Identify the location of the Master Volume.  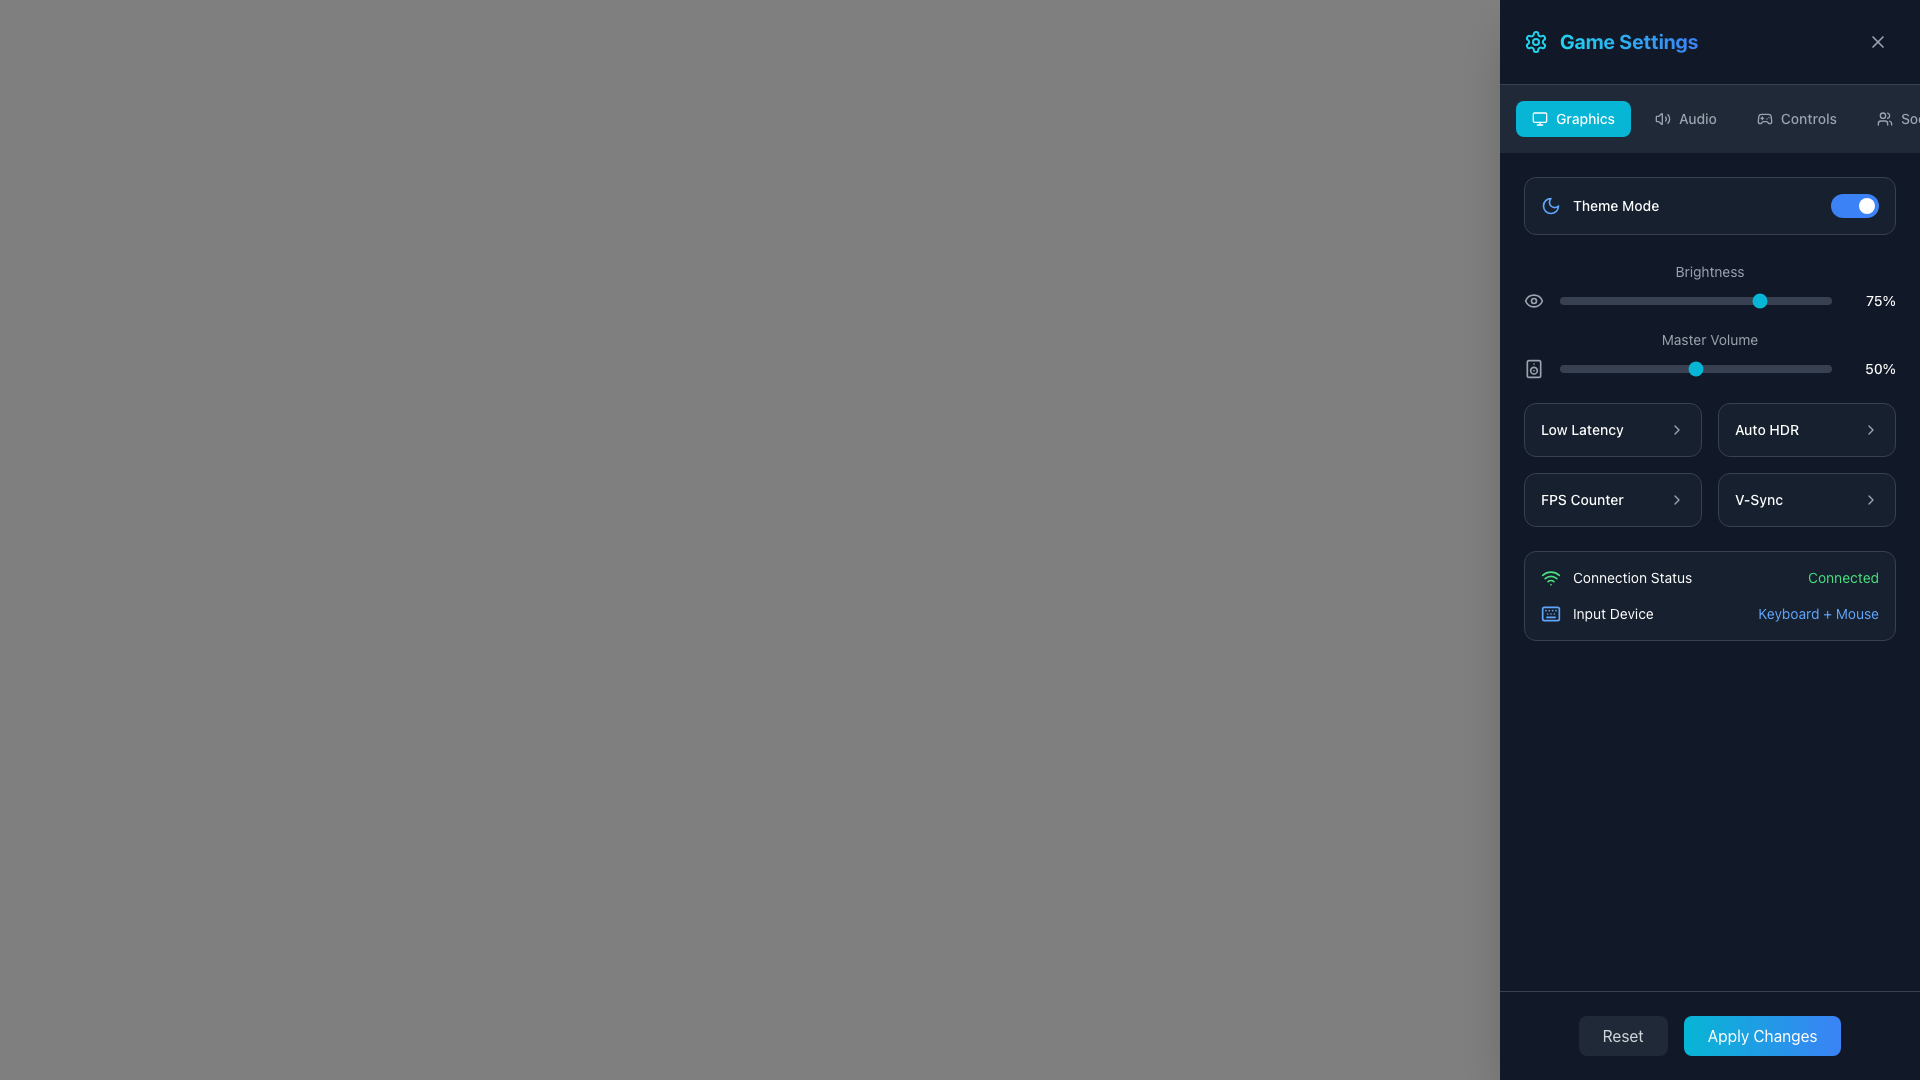
(1813, 369).